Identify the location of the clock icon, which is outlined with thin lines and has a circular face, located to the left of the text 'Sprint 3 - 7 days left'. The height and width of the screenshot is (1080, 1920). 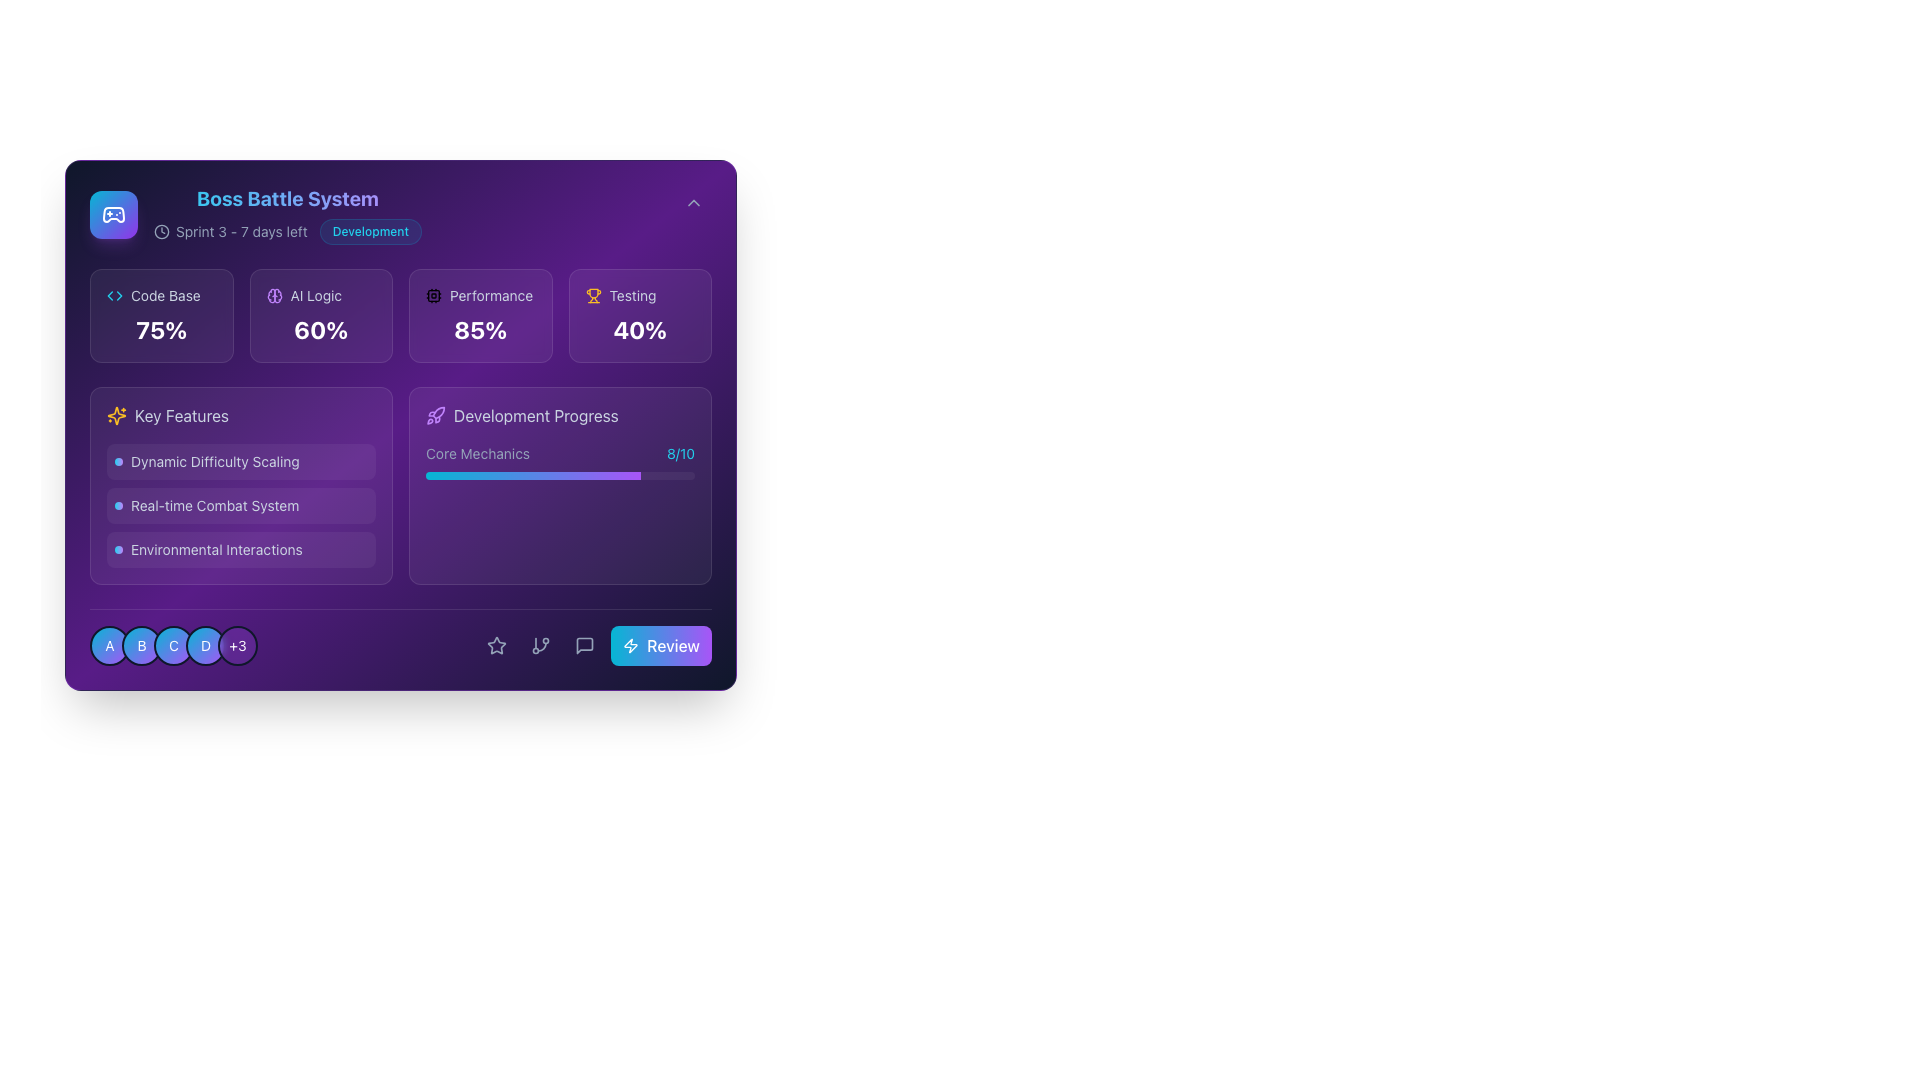
(162, 230).